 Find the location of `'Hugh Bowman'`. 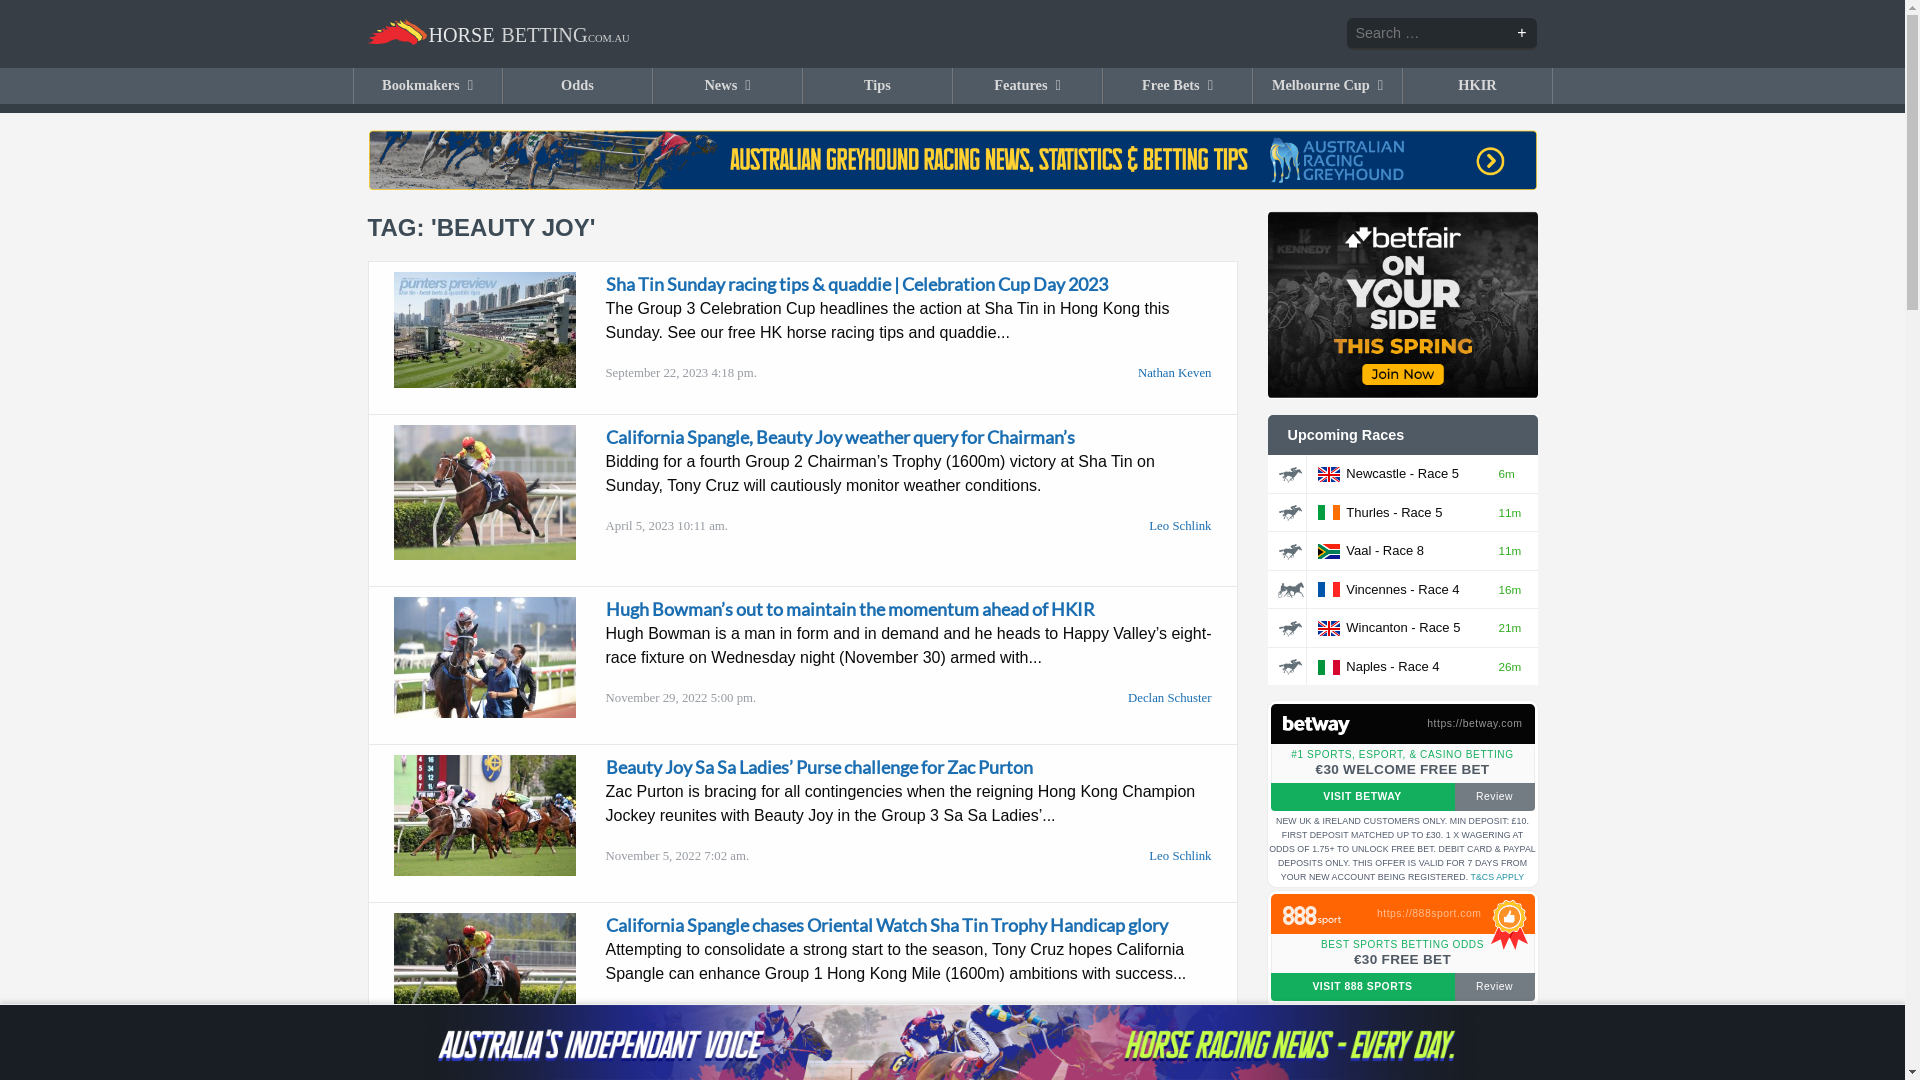

'Hugh Bowman' is located at coordinates (484, 657).